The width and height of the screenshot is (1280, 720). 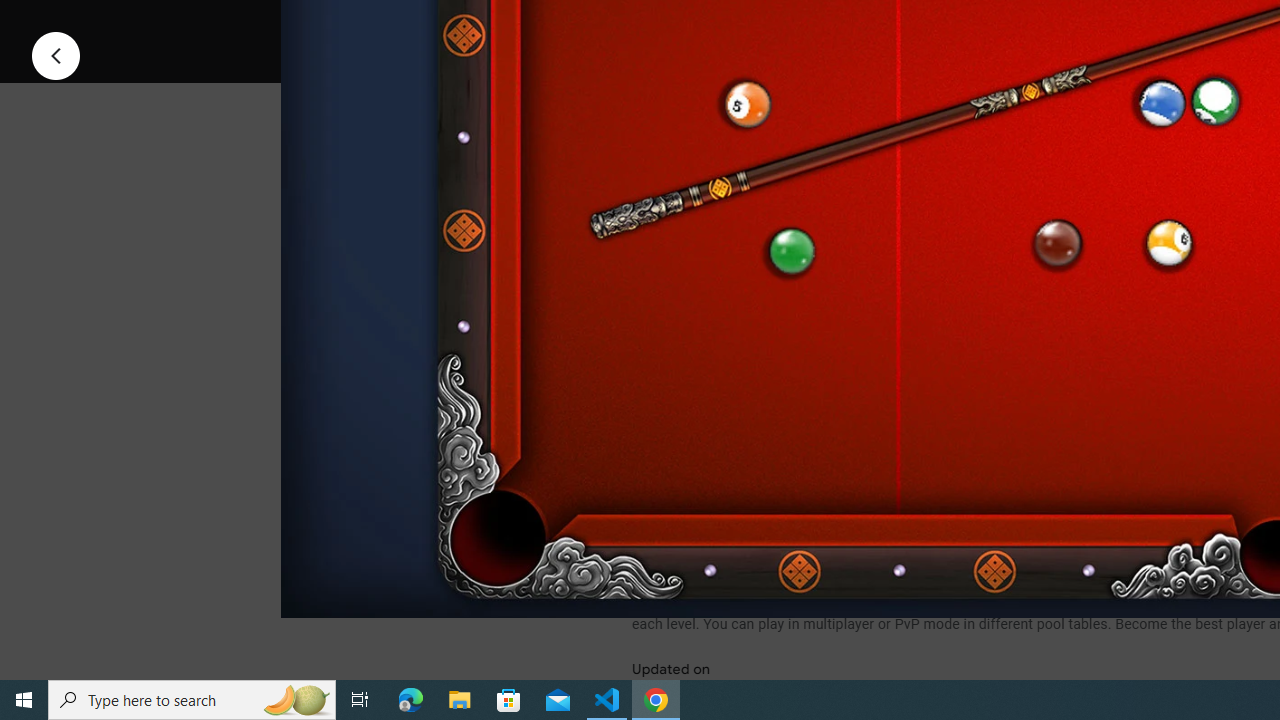 What do you see at coordinates (55, 54) in the screenshot?
I see `'Previous'` at bounding box center [55, 54].